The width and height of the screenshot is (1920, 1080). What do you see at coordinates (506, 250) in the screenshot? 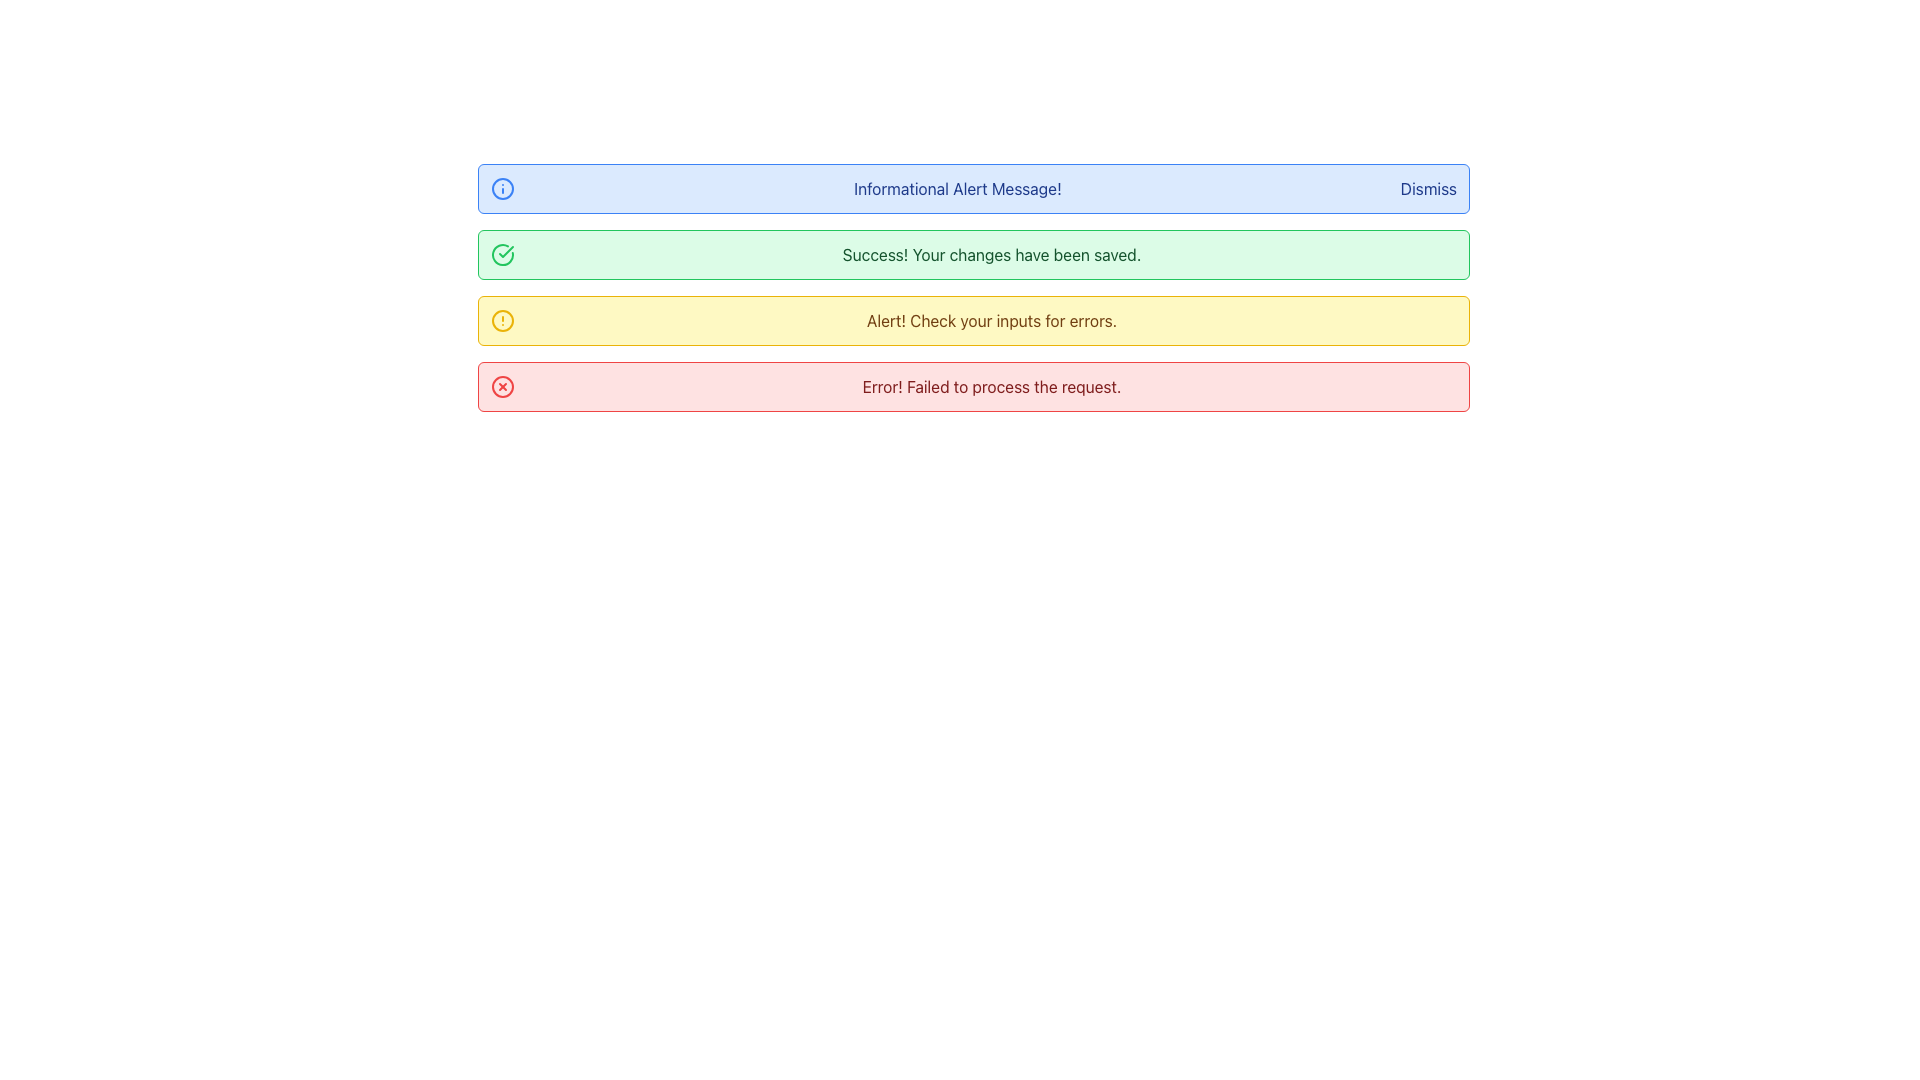
I see `the success icon located within the green success alert box, positioned to the left of the text 'Success! Your changes have been saved.'` at bounding box center [506, 250].